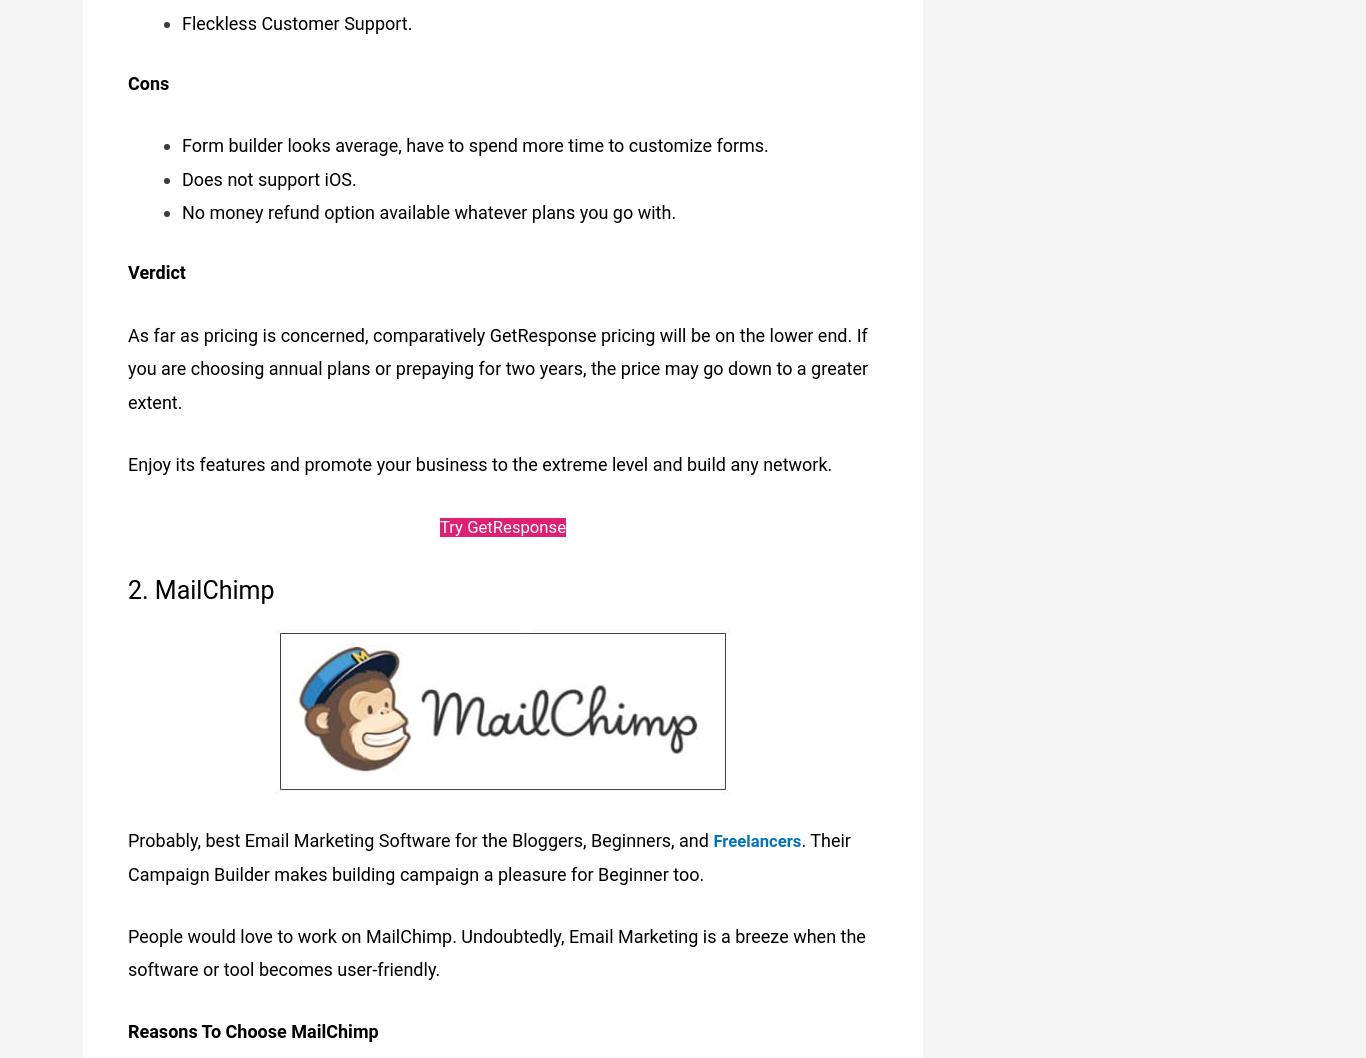 The image size is (1366, 1058). Describe the element at coordinates (155, 267) in the screenshot. I see `'Verdict'` at that location.